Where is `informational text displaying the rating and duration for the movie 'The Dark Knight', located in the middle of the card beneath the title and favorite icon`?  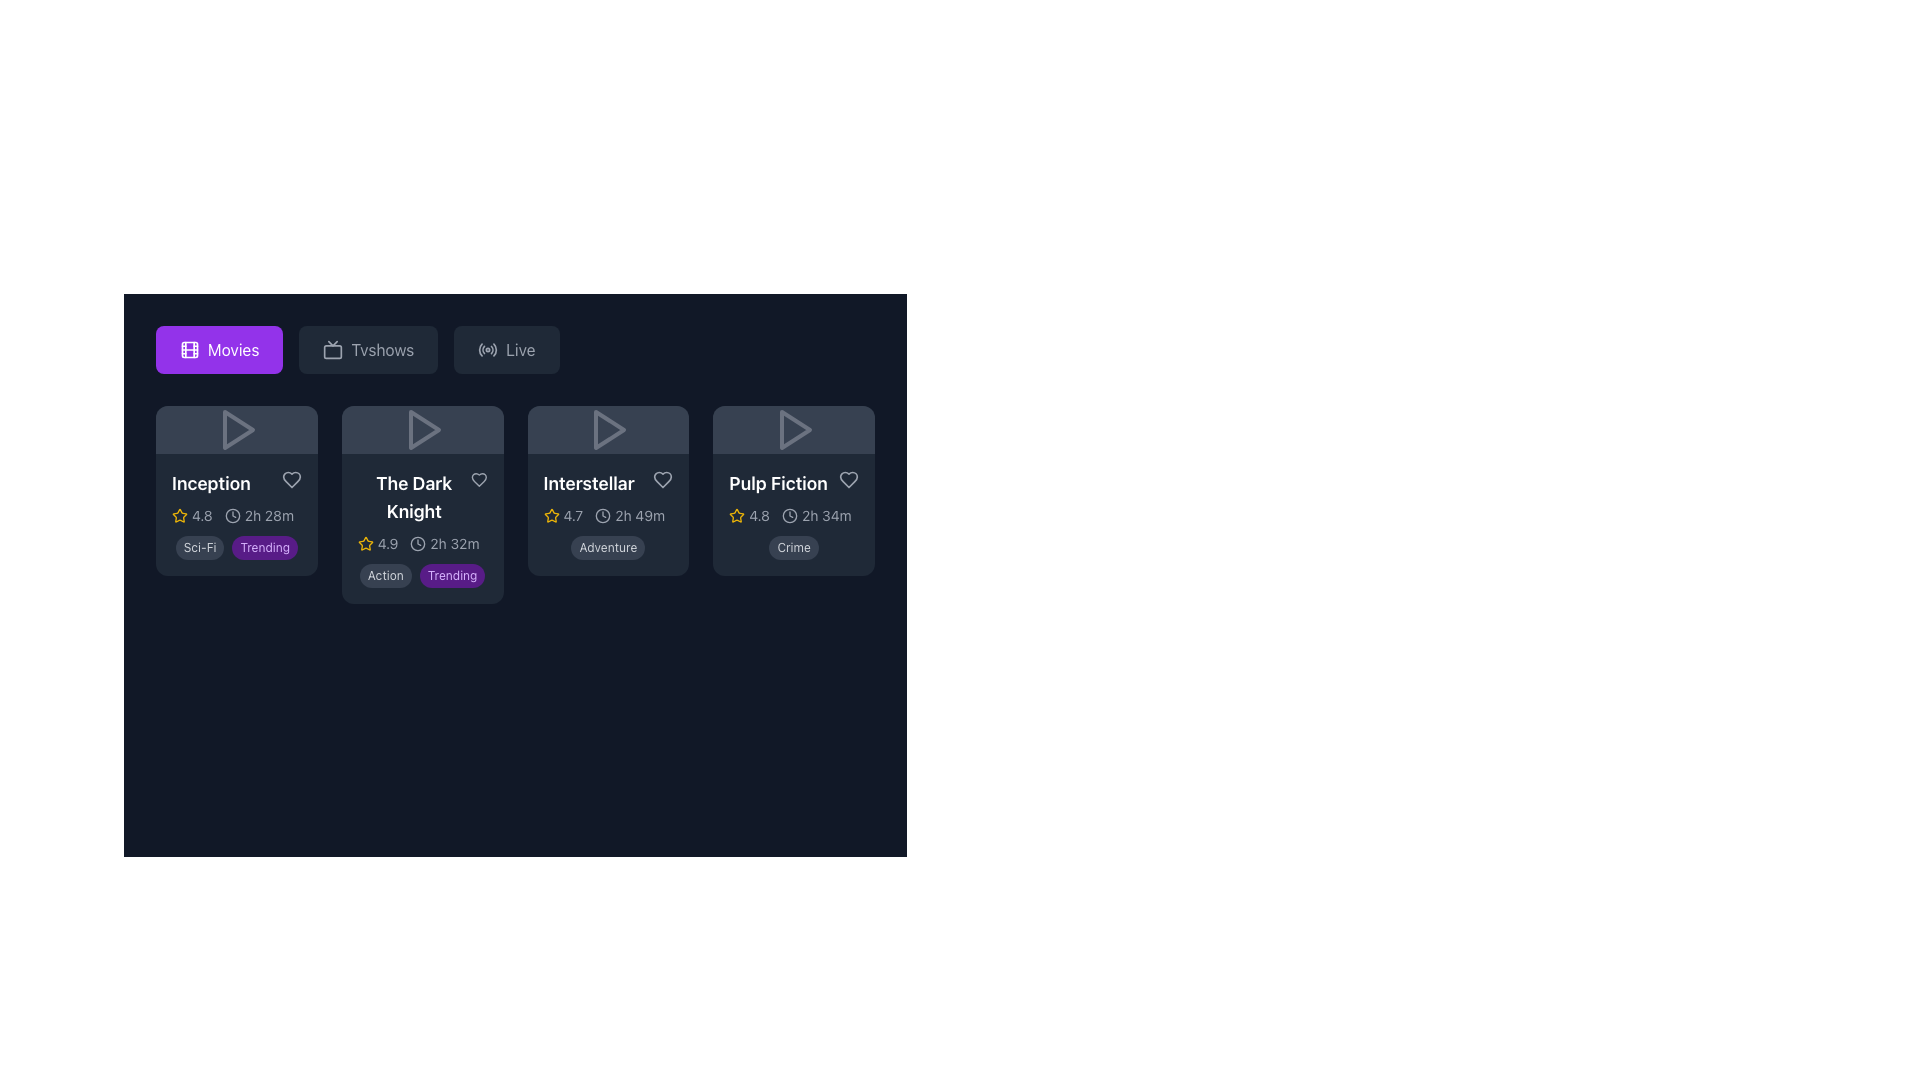 informational text displaying the rating and duration for the movie 'The Dark Knight', located in the middle of the card beneath the title and favorite icon is located at coordinates (421, 543).